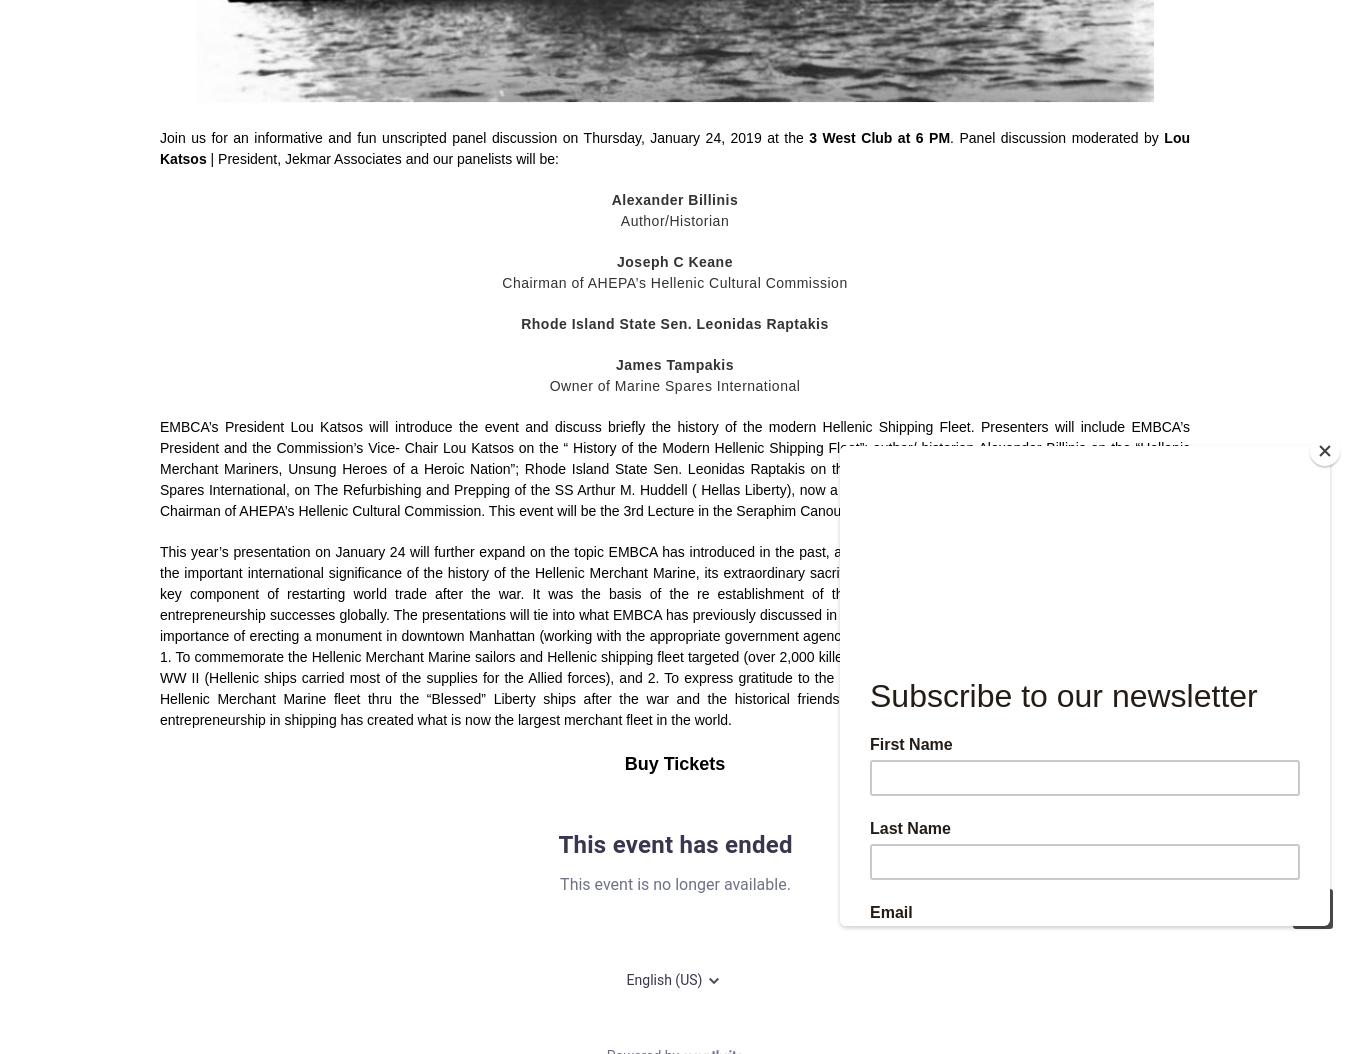 The image size is (1350, 1054). Describe the element at coordinates (674, 384) in the screenshot. I see `'Owner of Marine Spares International'` at that location.